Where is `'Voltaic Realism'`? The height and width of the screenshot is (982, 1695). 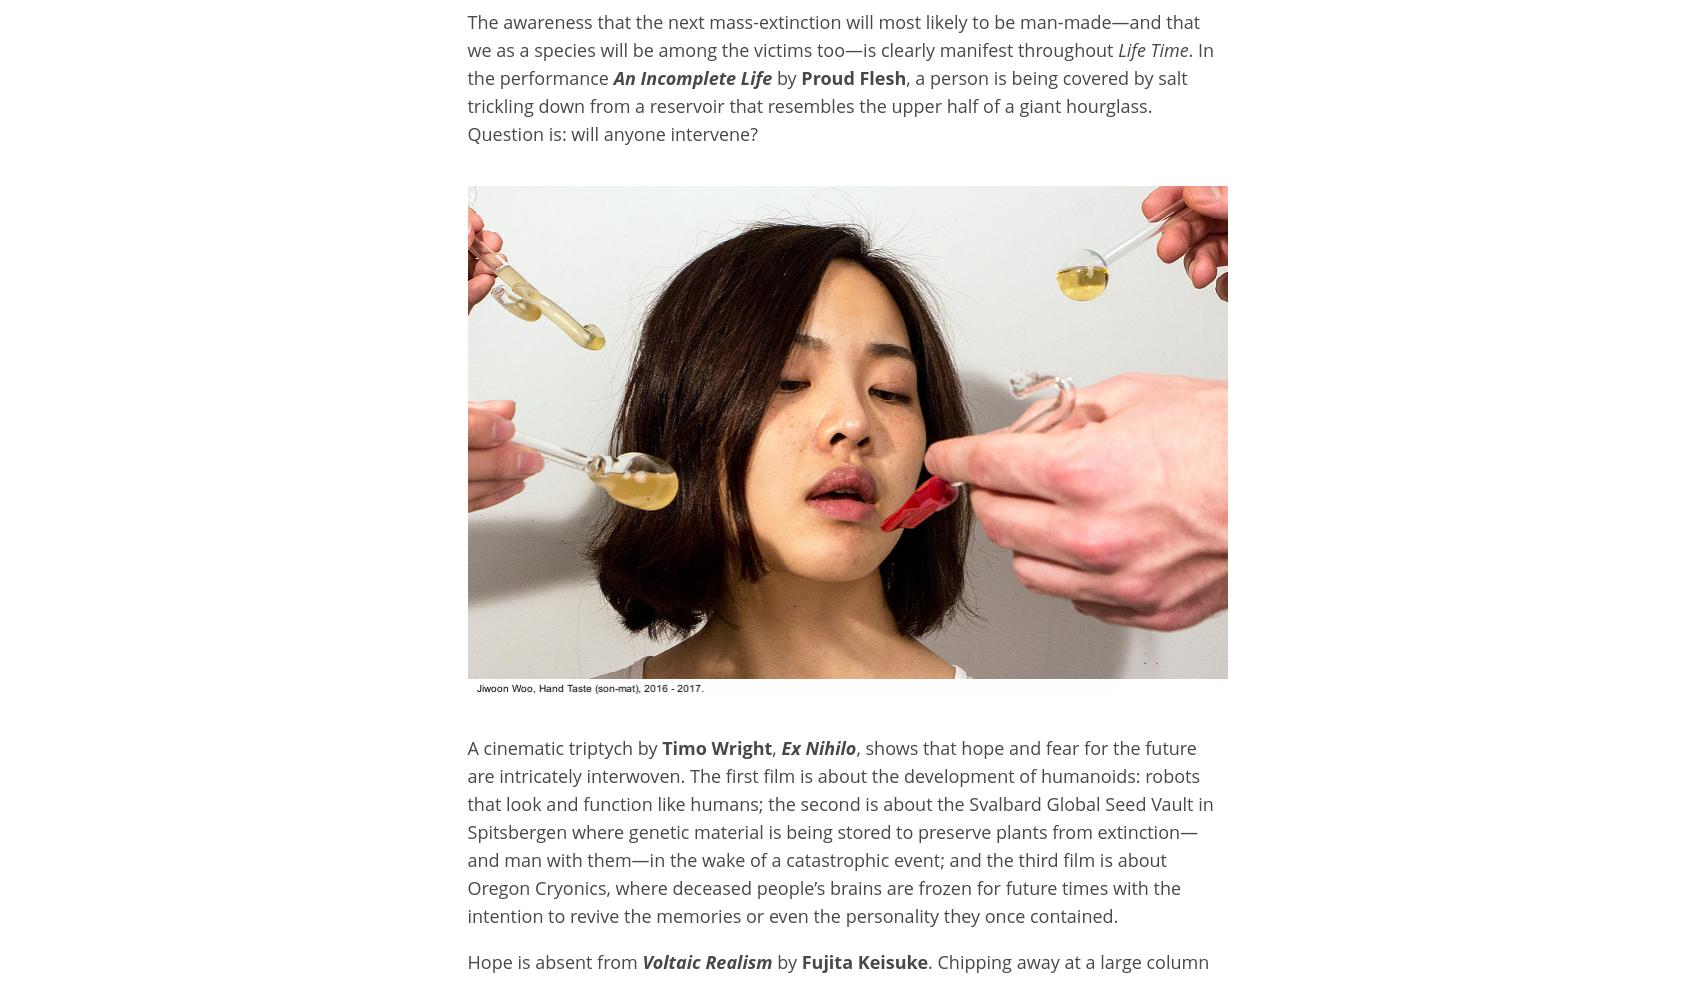 'Voltaic Realism' is located at coordinates (706, 963).